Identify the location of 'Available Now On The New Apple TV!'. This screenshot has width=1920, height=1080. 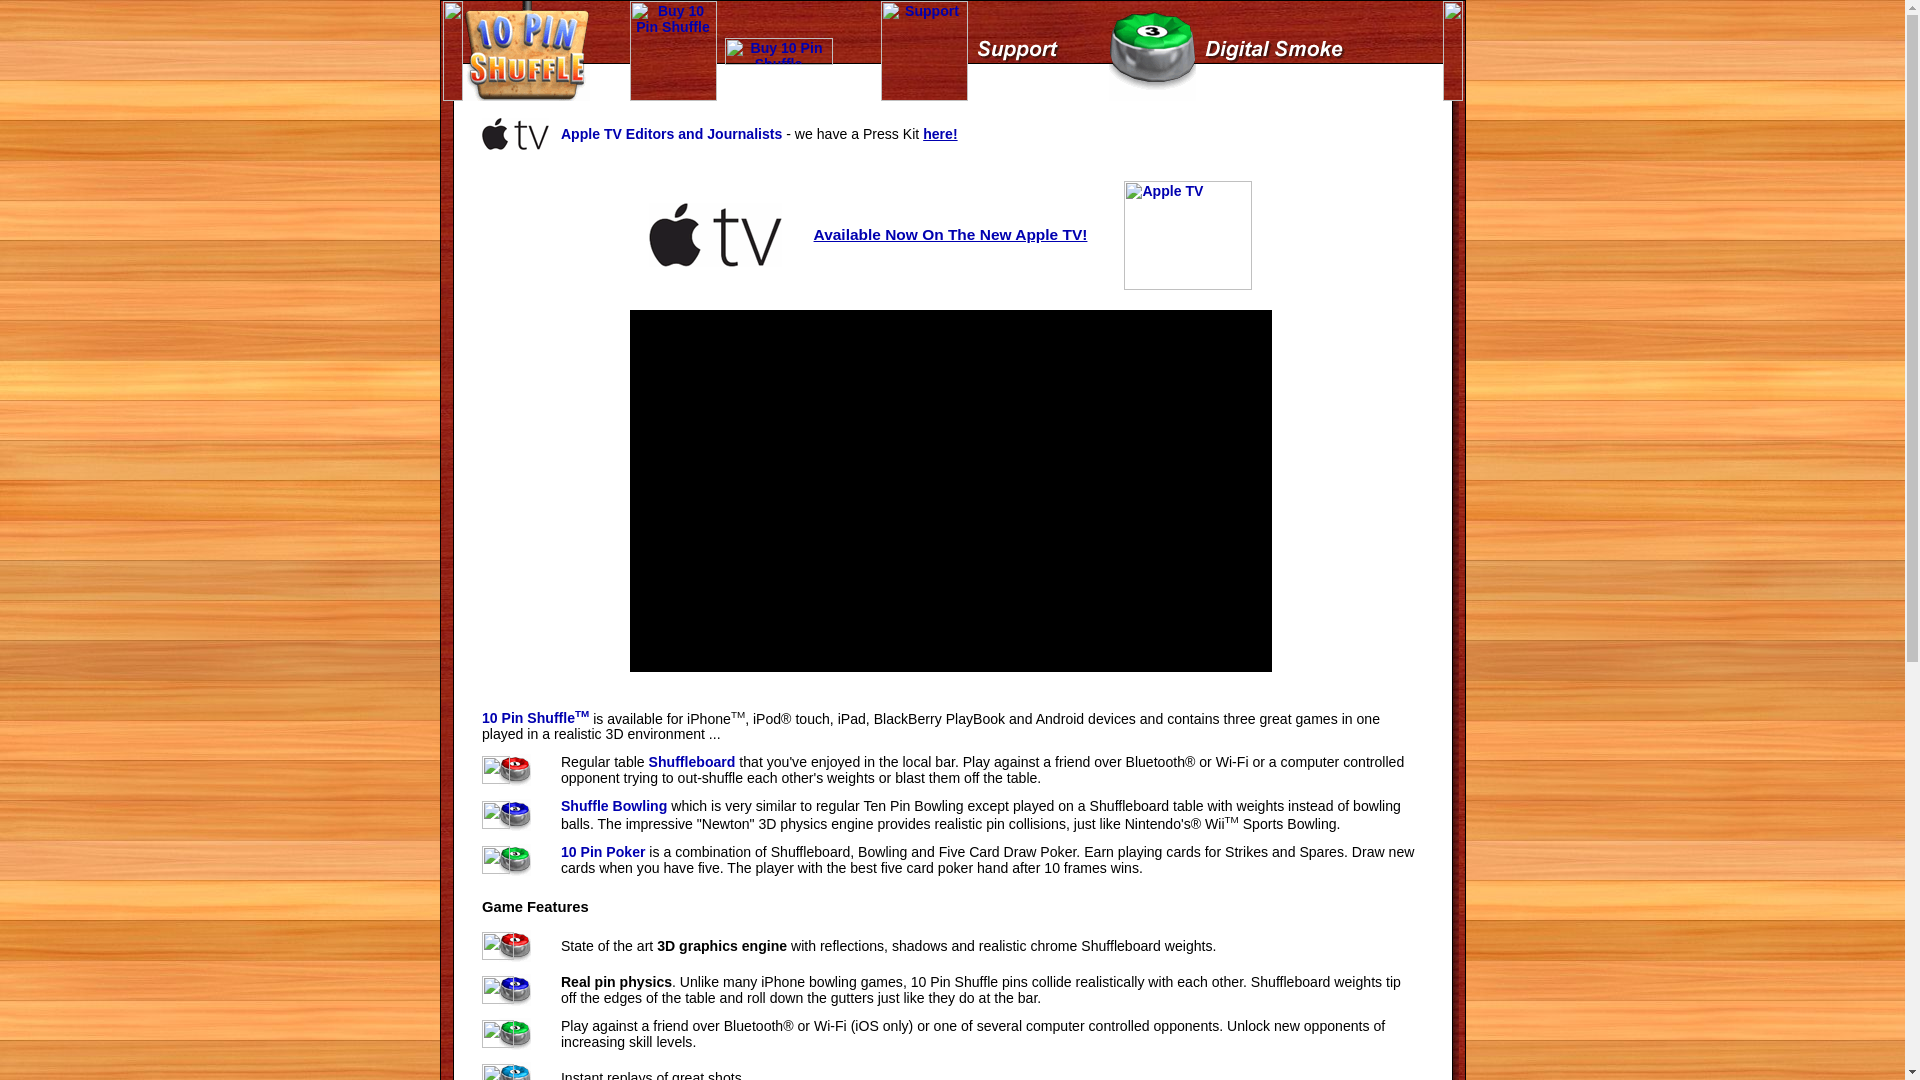
(949, 233).